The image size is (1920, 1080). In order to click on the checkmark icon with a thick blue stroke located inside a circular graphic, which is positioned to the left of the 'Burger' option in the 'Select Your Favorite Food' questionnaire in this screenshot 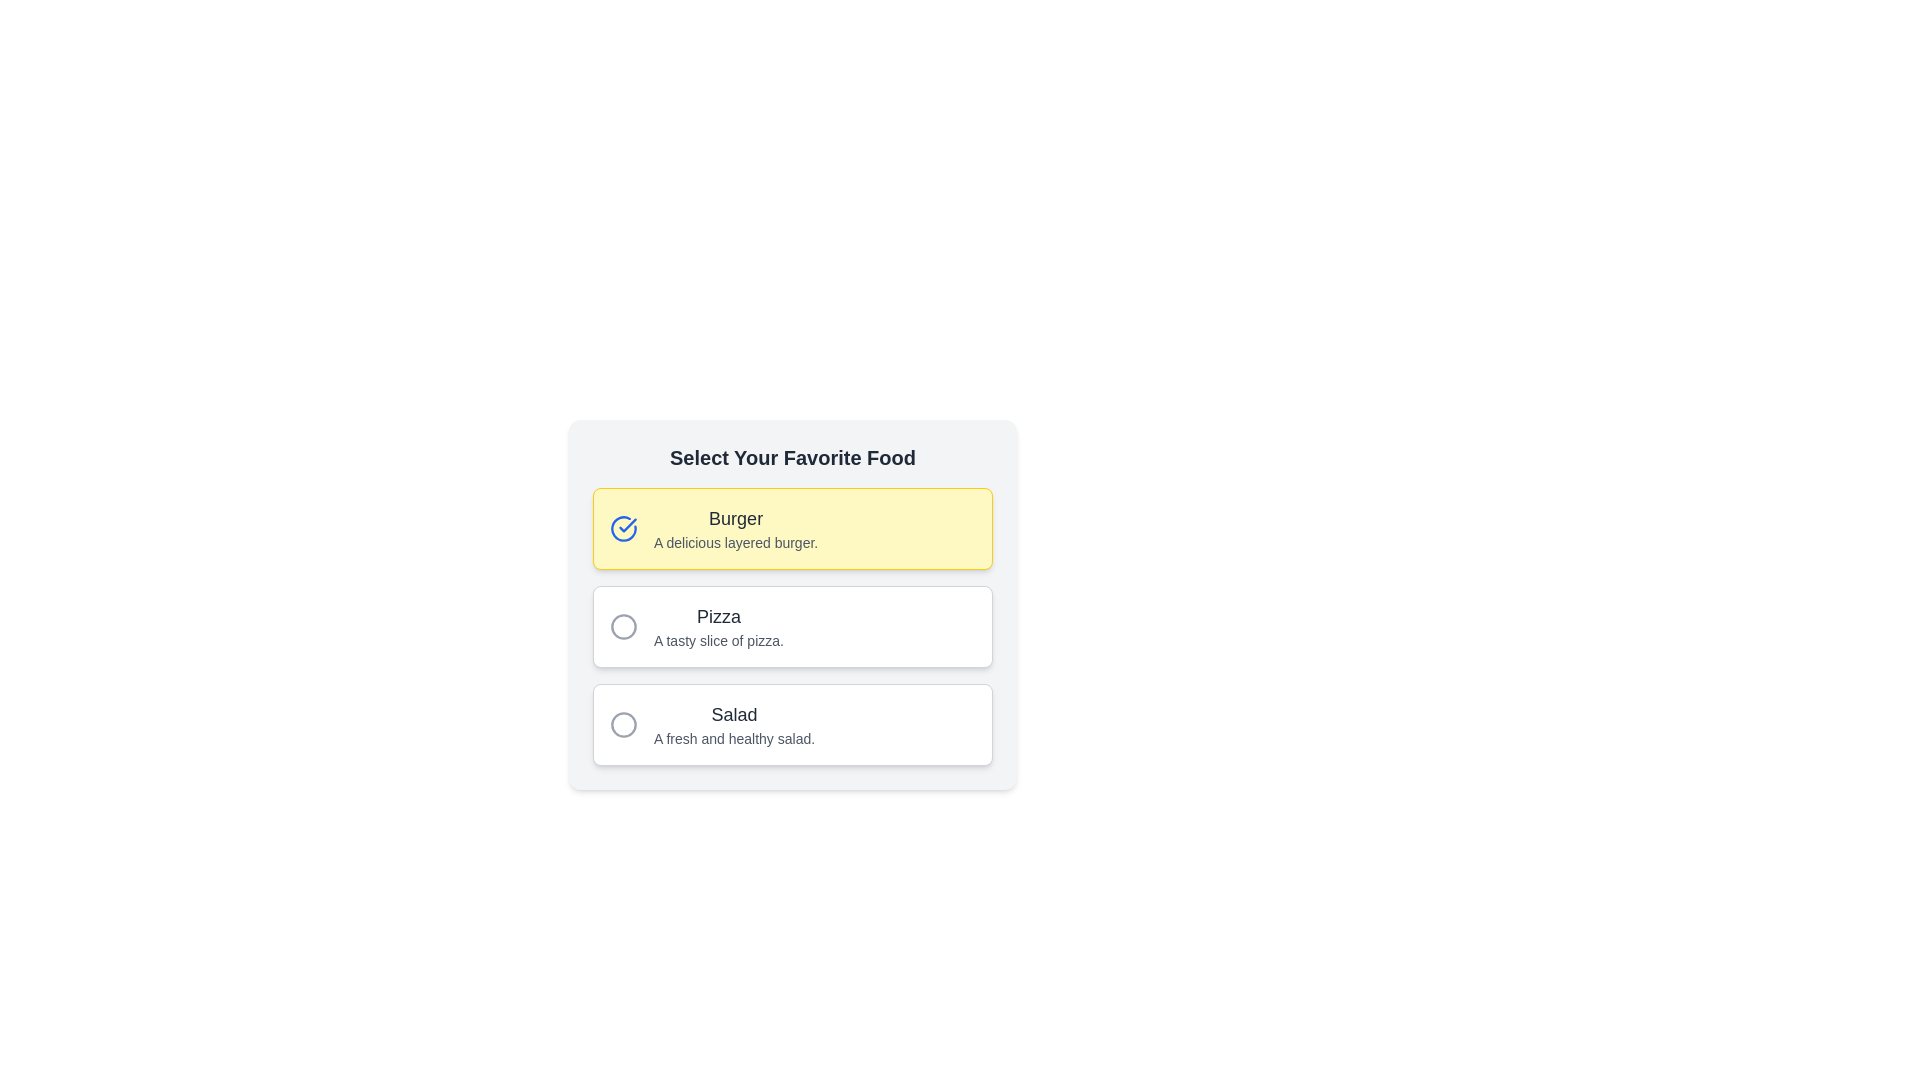, I will do `click(627, 524)`.